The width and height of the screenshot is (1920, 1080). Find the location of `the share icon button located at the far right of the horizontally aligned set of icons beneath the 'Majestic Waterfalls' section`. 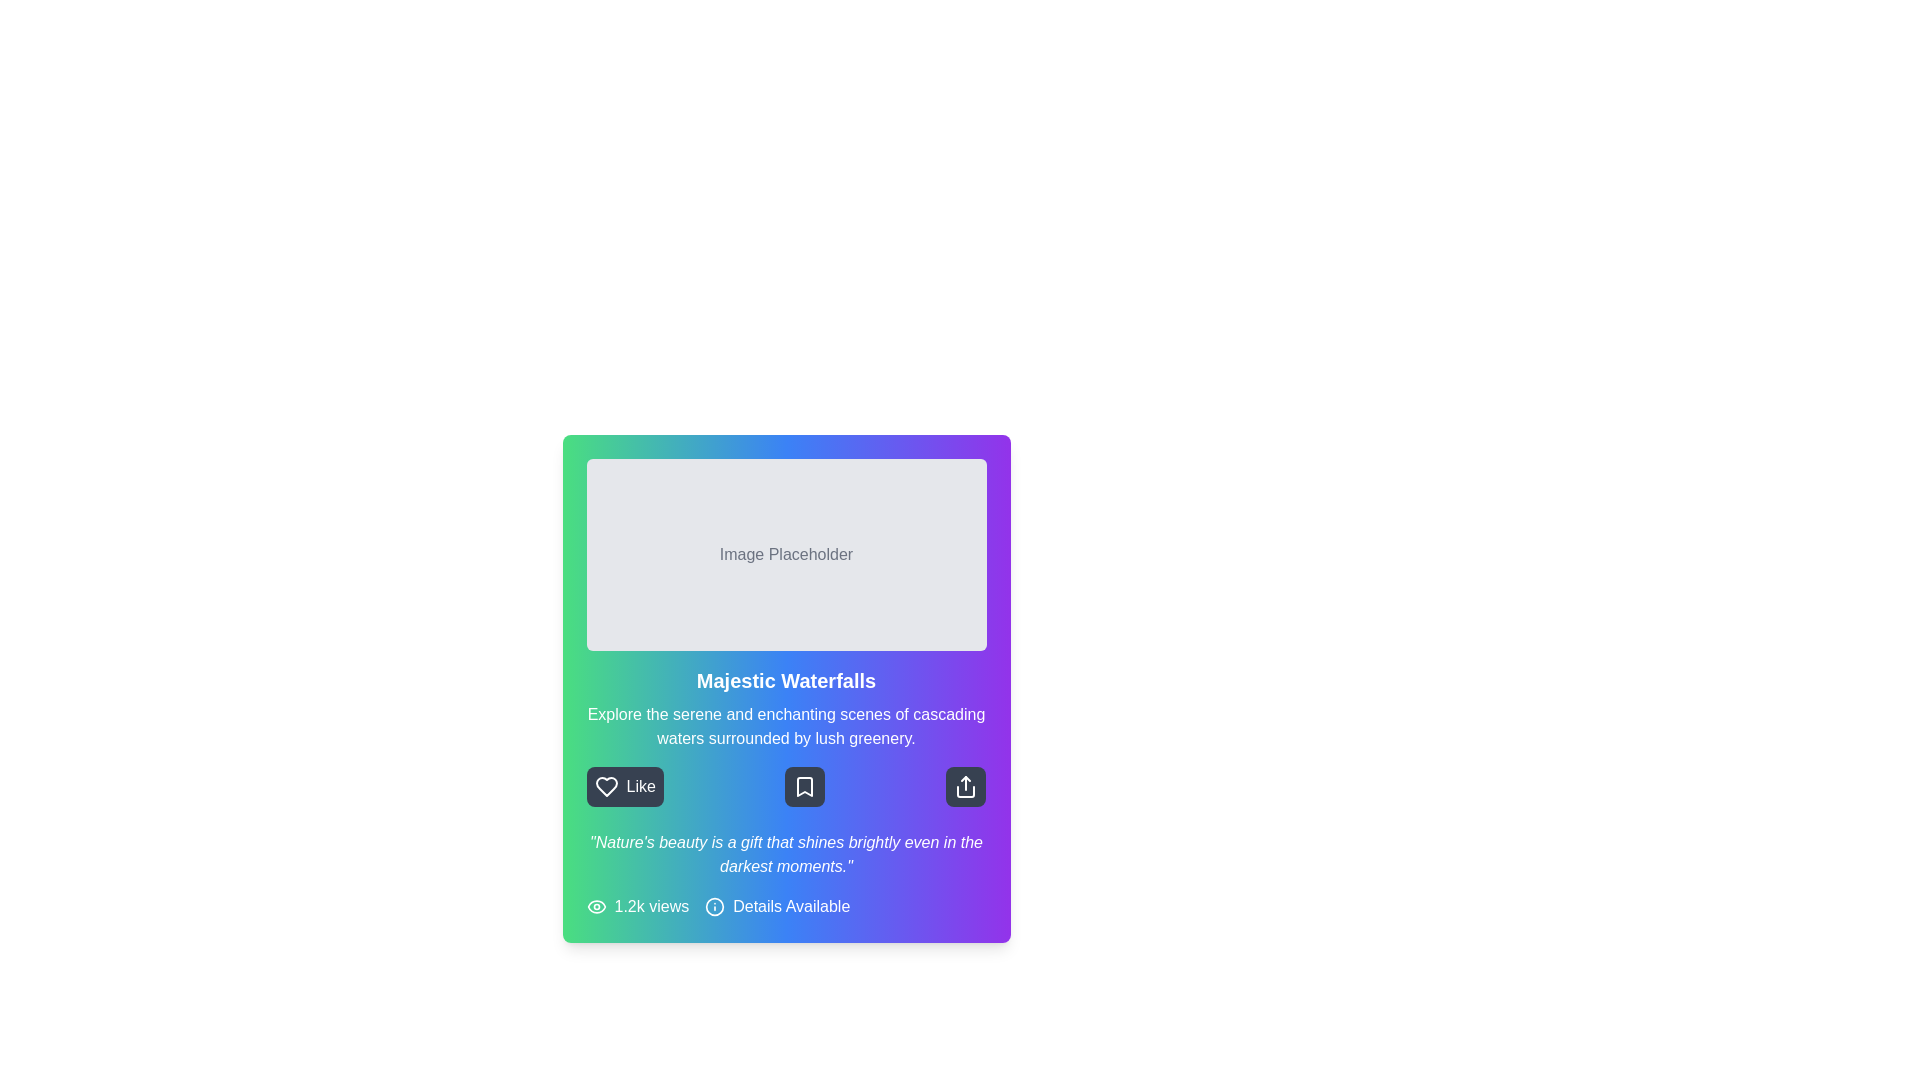

the share icon button located at the far right of the horizontally aligned set of icons beneath the 'Majestic Waterfalls' section is located at coordinates (966, 785).